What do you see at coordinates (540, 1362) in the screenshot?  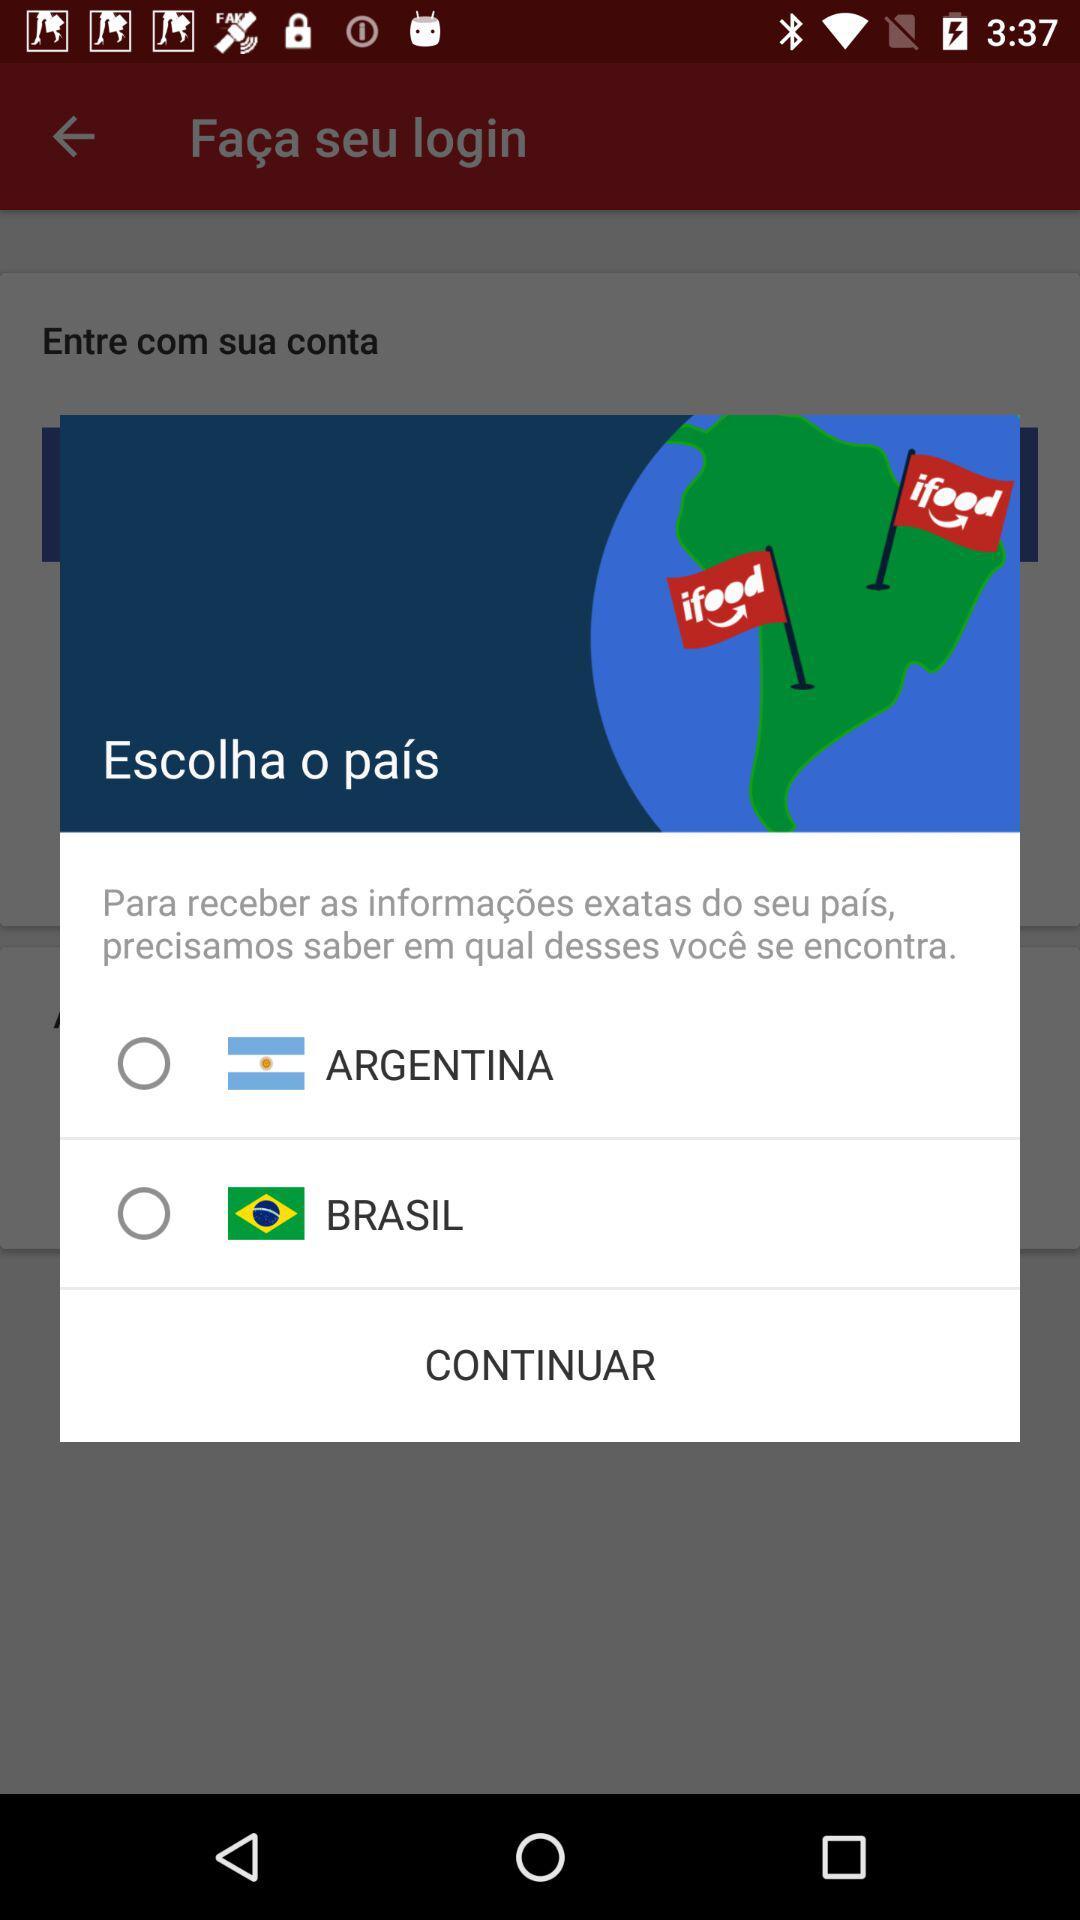 I see `the continuar icon` at bounding box center [540, 1362].